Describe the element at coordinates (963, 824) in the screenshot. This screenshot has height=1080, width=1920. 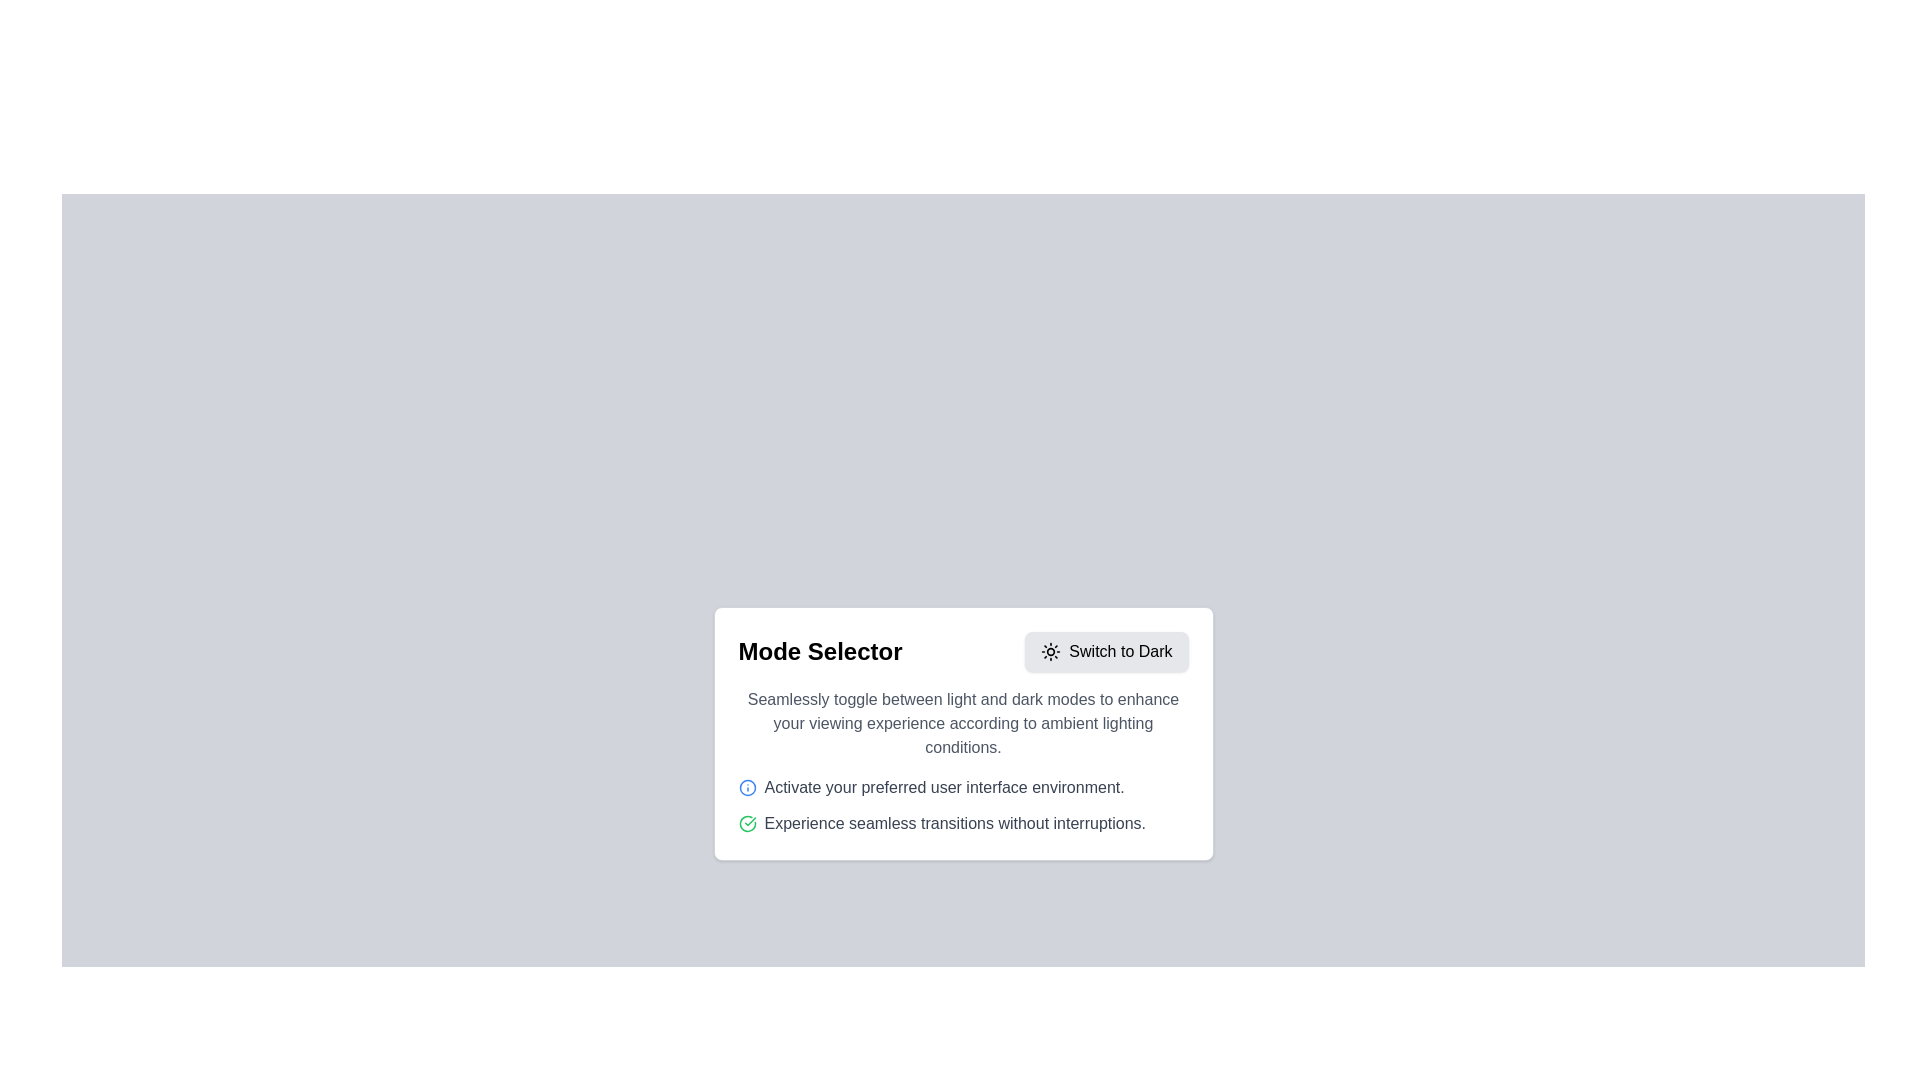
I see `the text label reading 'Experience seamless transitions without interruptions.' which is visually styled in gray and has a green checkmark icon adjacent to it` at that location.